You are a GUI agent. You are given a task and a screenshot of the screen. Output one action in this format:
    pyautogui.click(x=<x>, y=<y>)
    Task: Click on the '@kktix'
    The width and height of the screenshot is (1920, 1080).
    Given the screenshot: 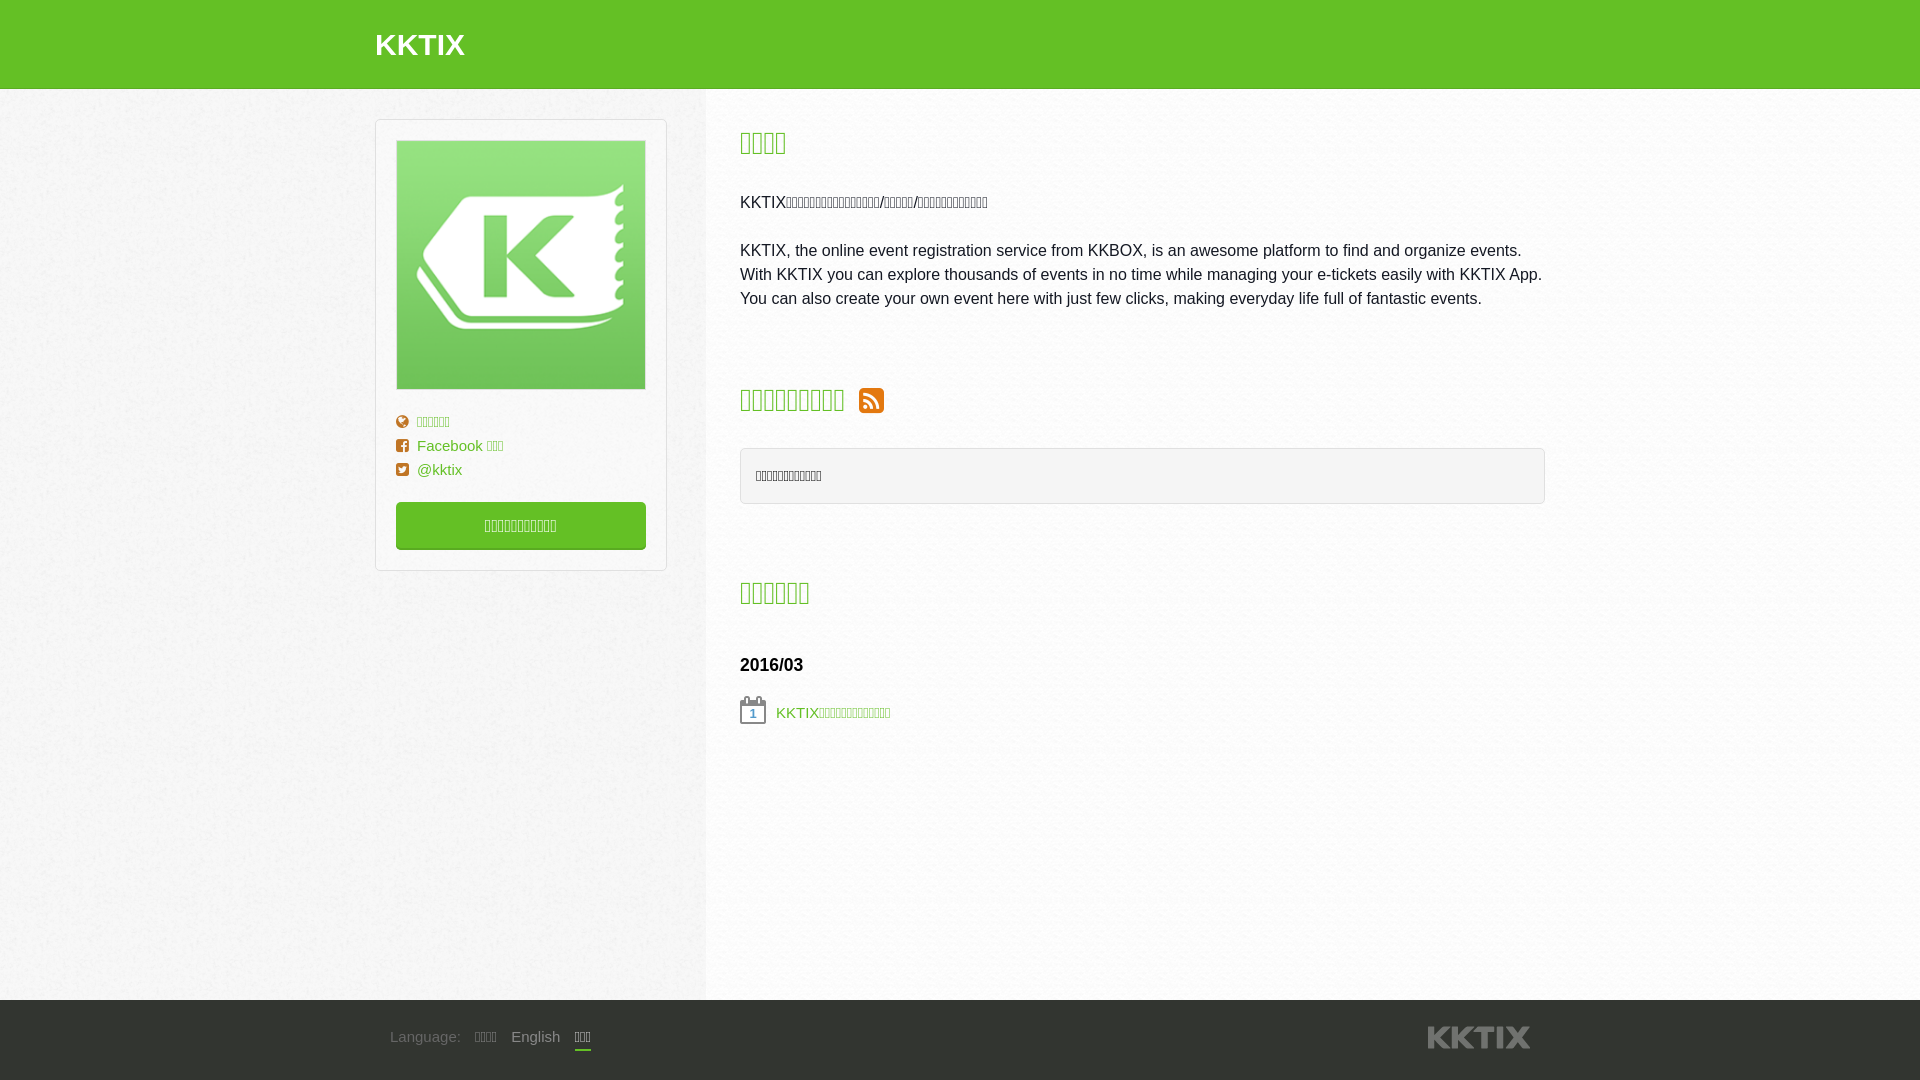 What is the action you would take?
    pyautogui.click(x=438, y=469)
    